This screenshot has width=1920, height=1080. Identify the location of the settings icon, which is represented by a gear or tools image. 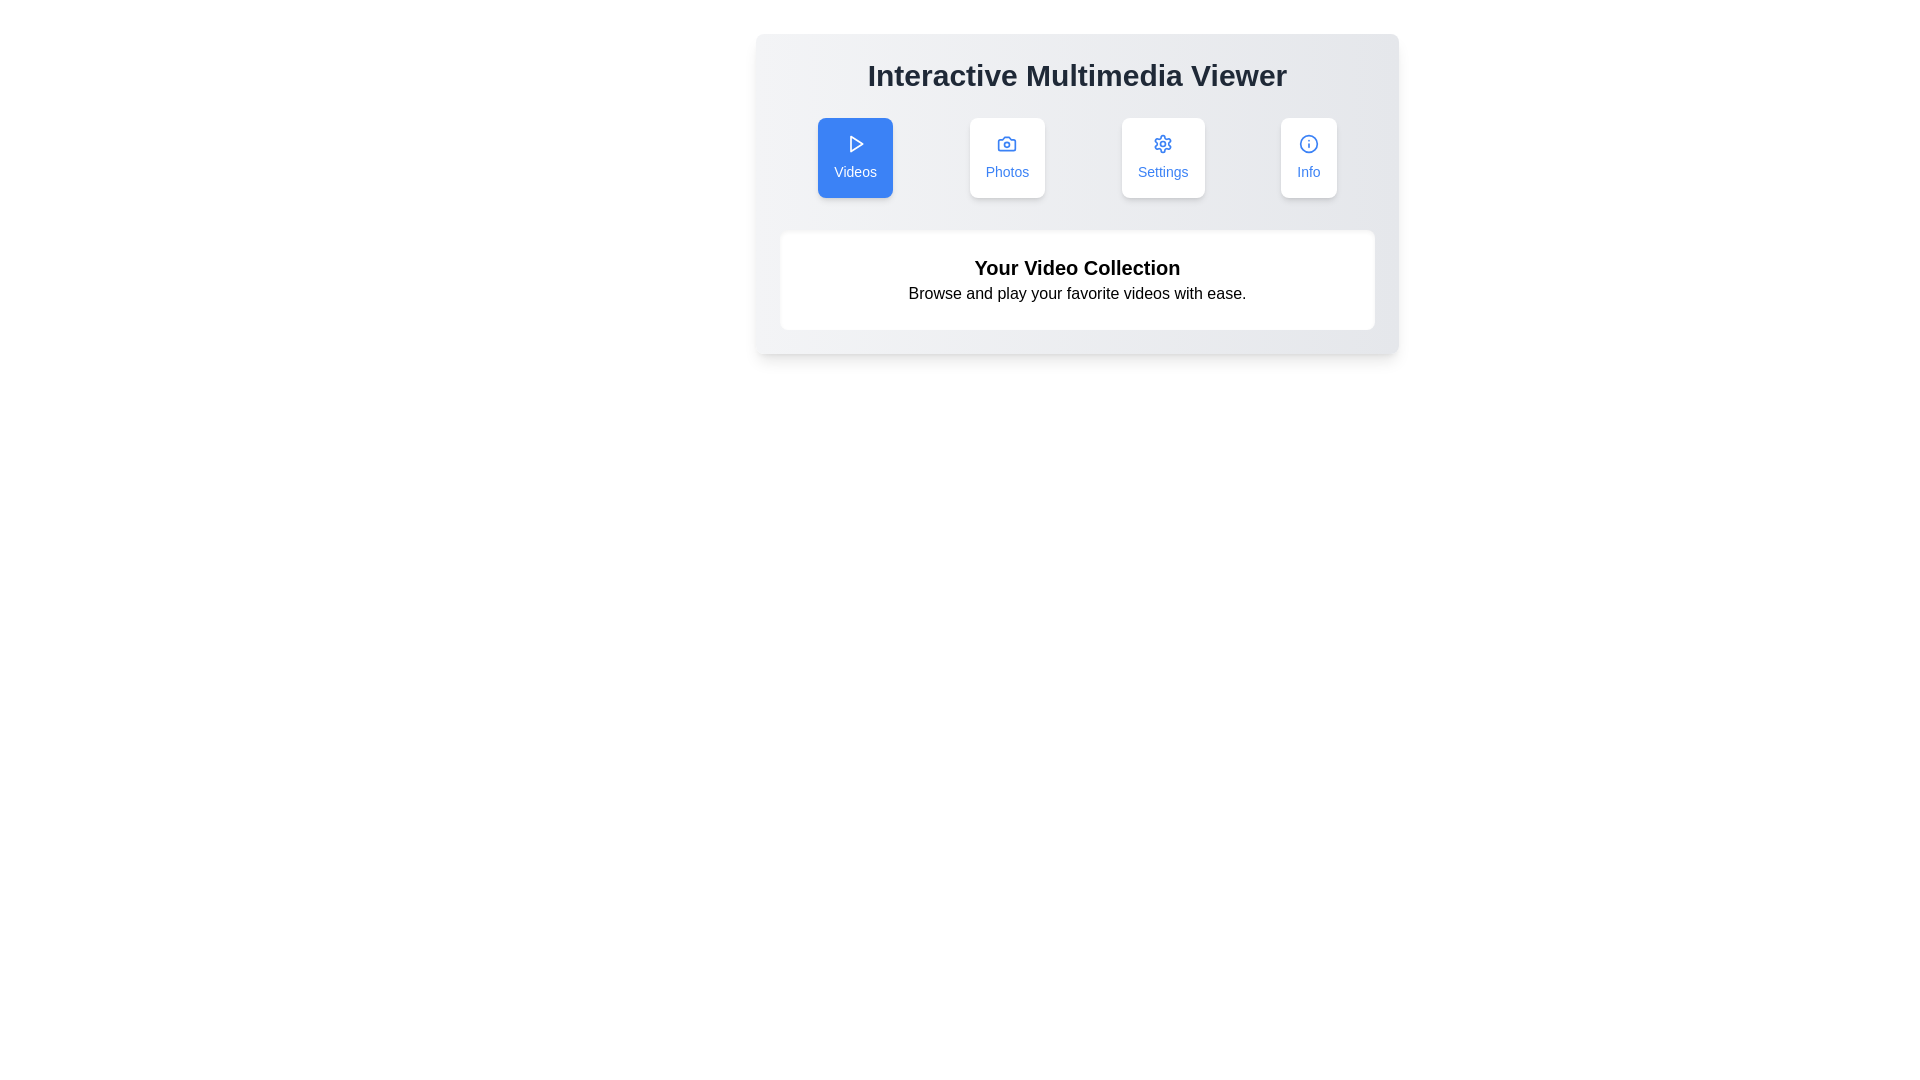
(1163, 142).